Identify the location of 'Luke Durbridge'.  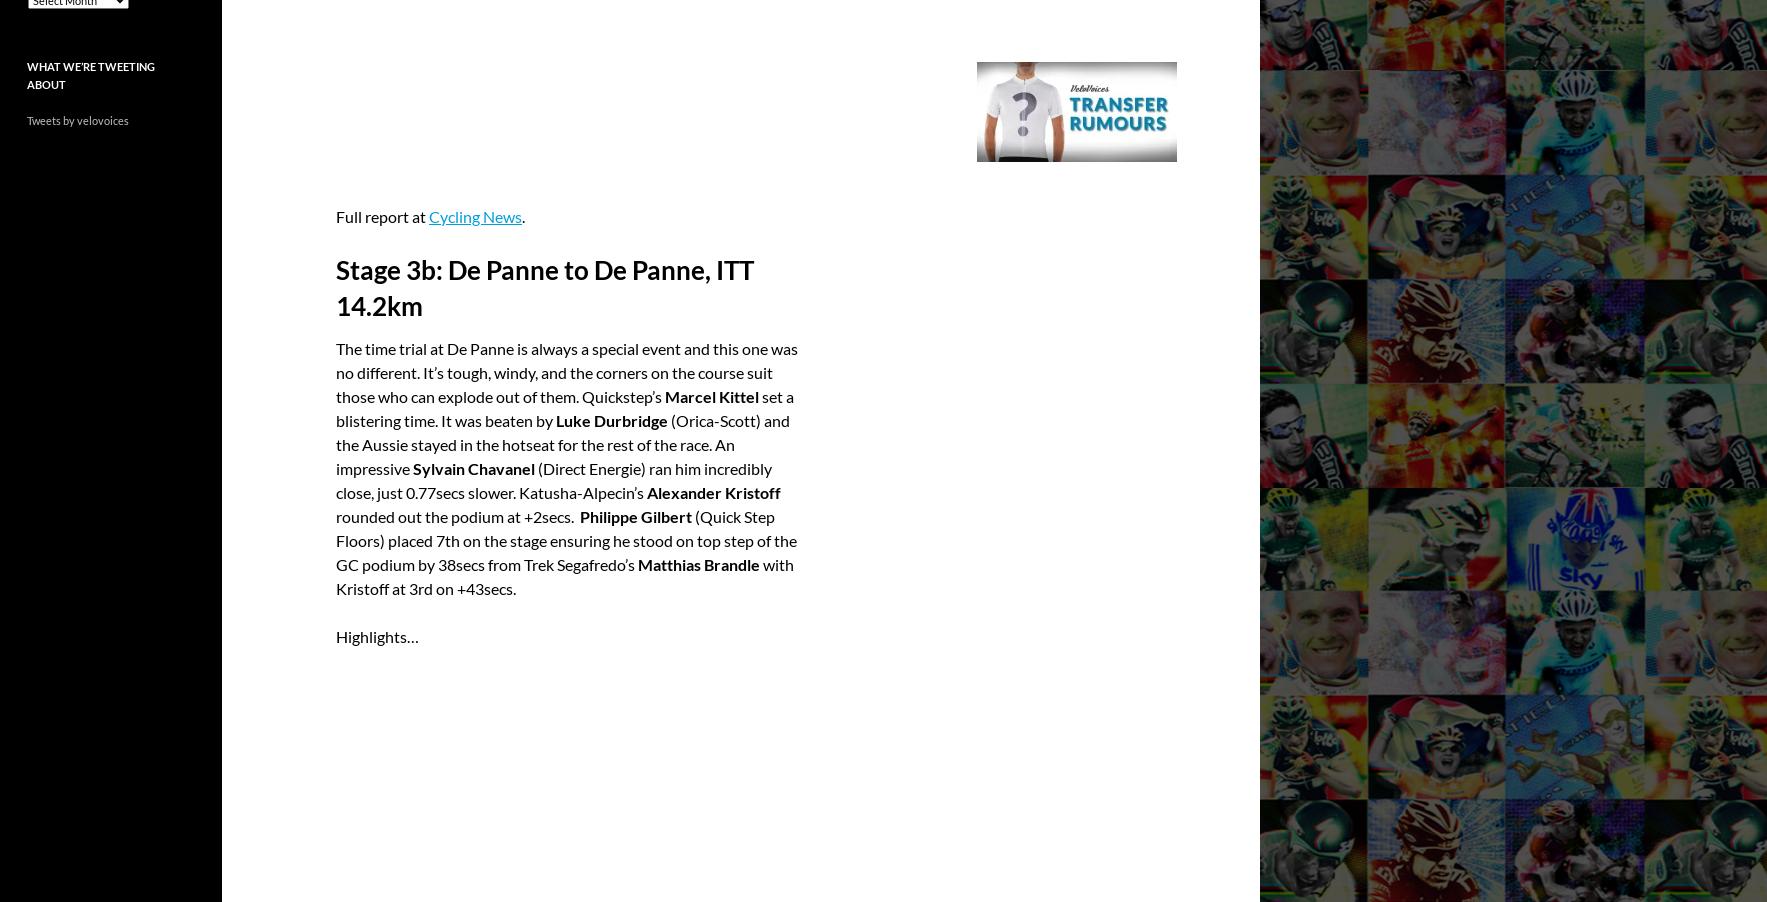
(609, 419).